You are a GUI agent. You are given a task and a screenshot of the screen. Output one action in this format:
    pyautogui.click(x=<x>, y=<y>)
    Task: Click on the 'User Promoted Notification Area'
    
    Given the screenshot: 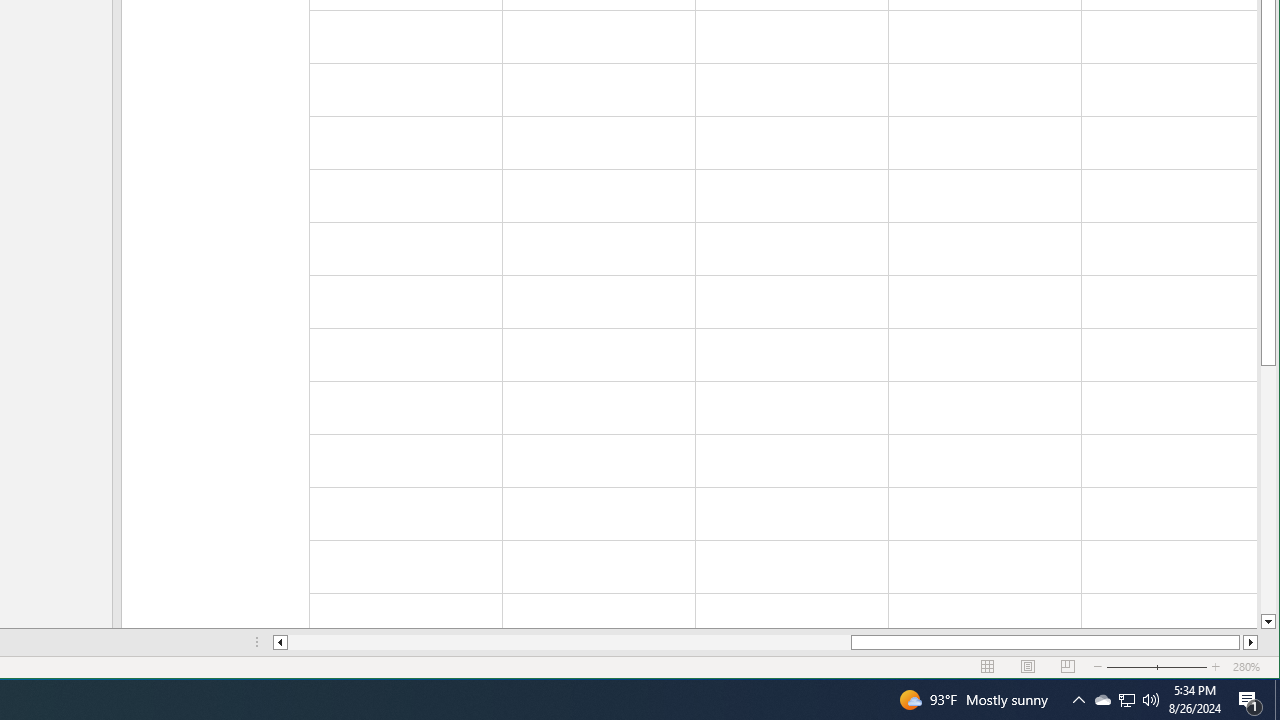 What is the action you would take?
    pyautogui.click(x=1127, y=698)
    